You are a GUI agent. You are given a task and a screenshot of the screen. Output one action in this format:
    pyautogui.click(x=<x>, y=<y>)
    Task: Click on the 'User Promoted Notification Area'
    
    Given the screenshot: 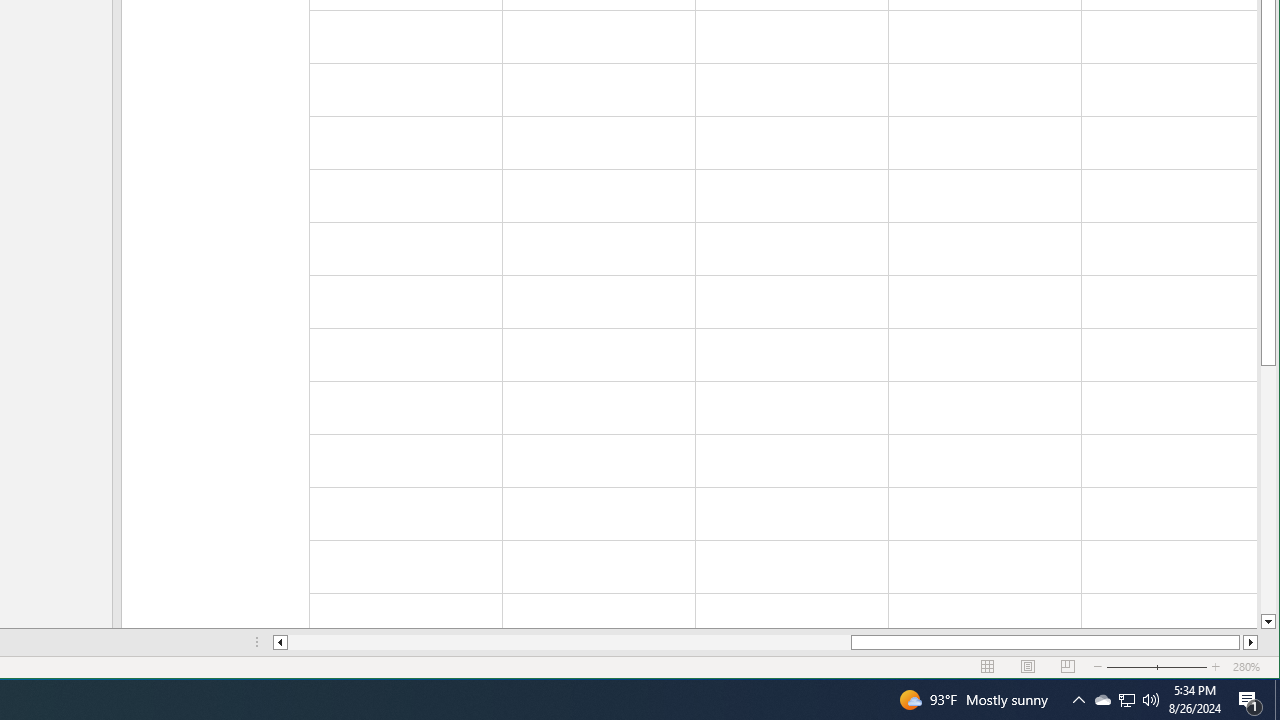 What is the action you would take?
    pyautogui.click(x=1127, y=698)
    